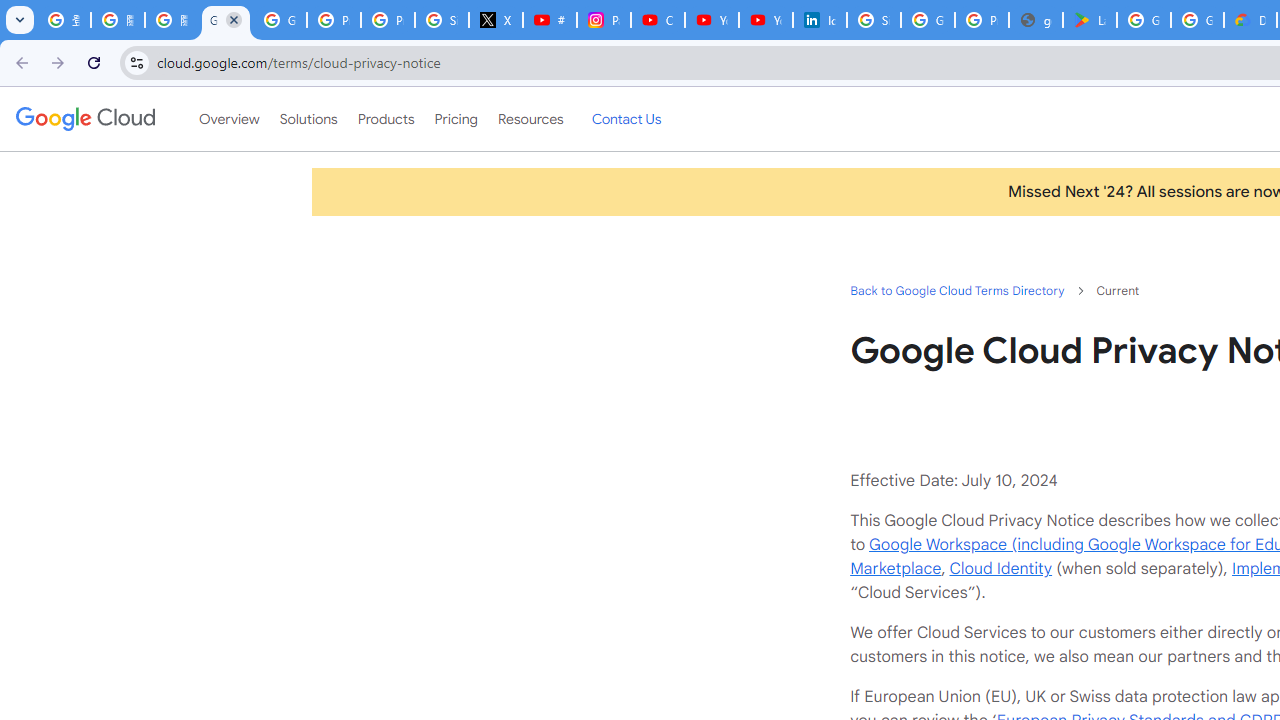 This screenshot has height=720, width=1280. Describe the element at coordinates (84, 119) in the screenshot. I see `'Google Cloud'` at that location.